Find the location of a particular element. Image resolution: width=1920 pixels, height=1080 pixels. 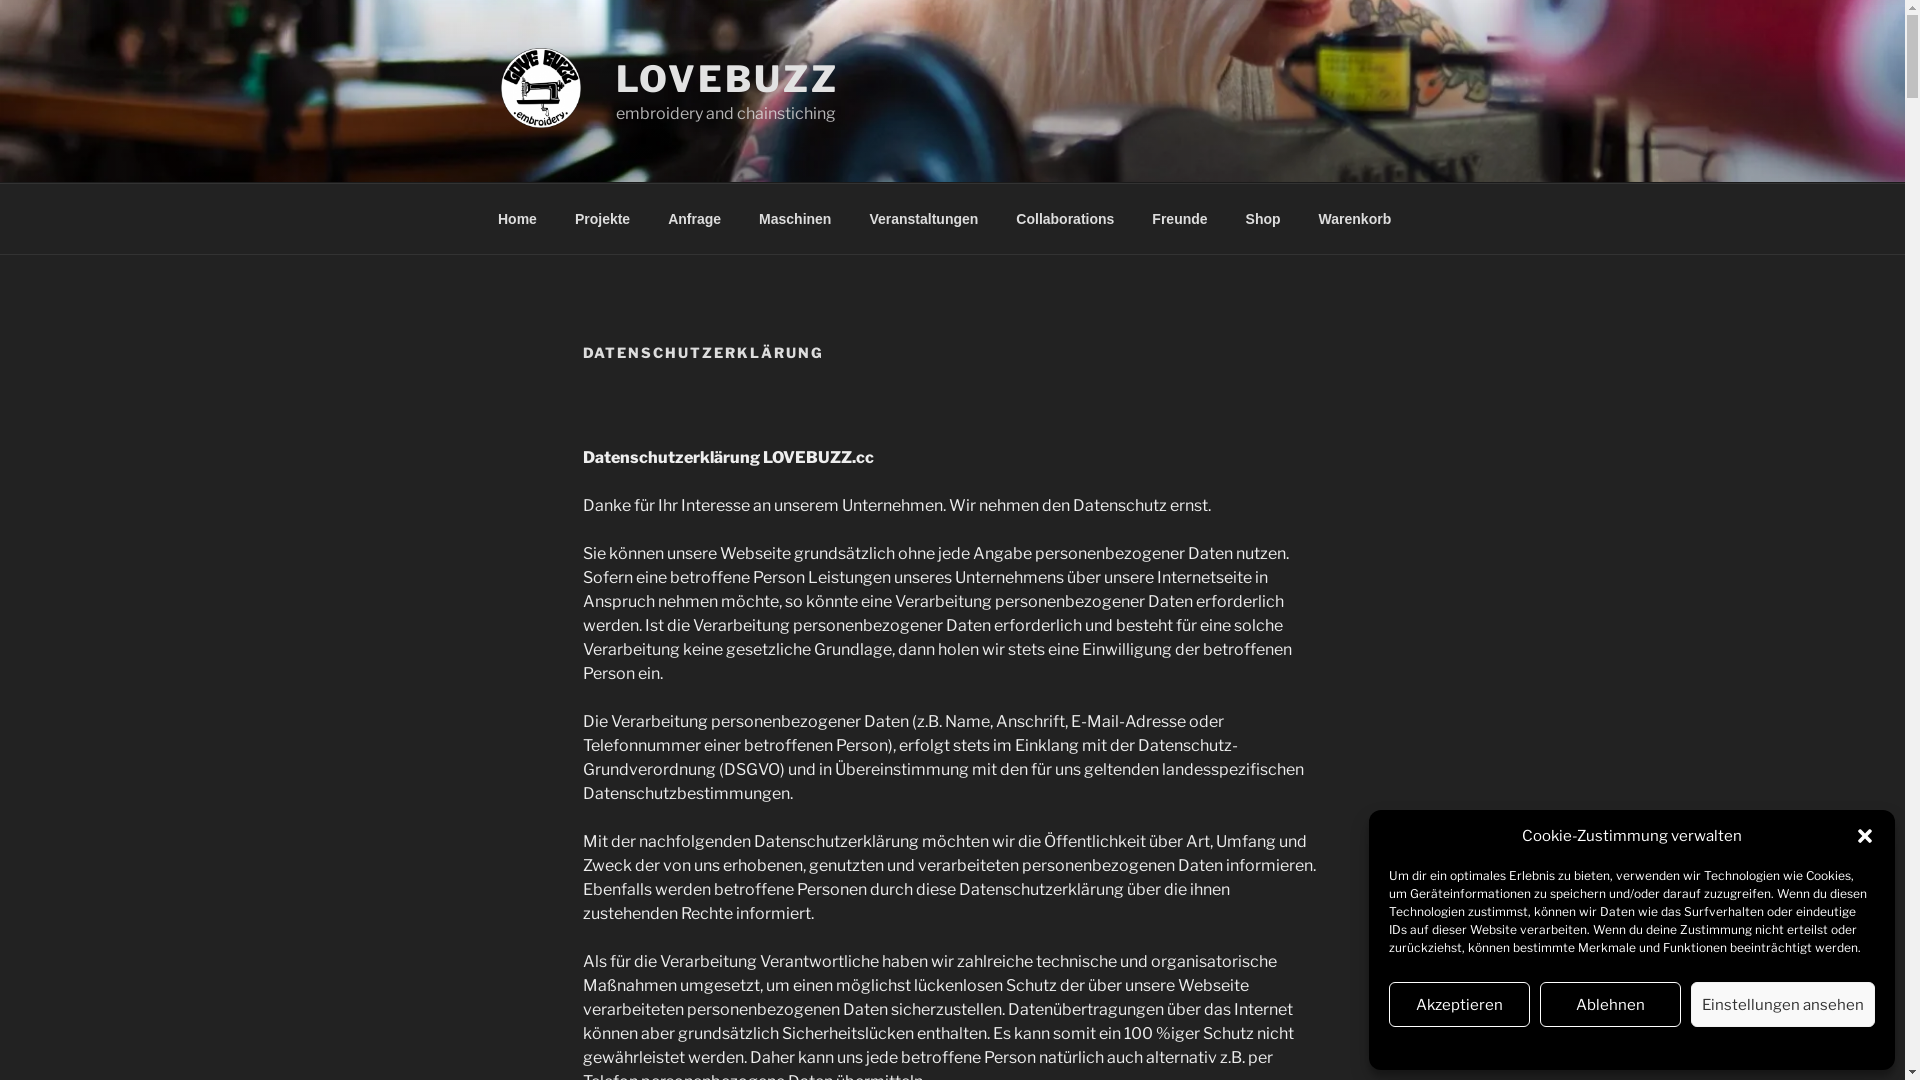

'LOVEBUZZ' is located at coordinates (726, 77).